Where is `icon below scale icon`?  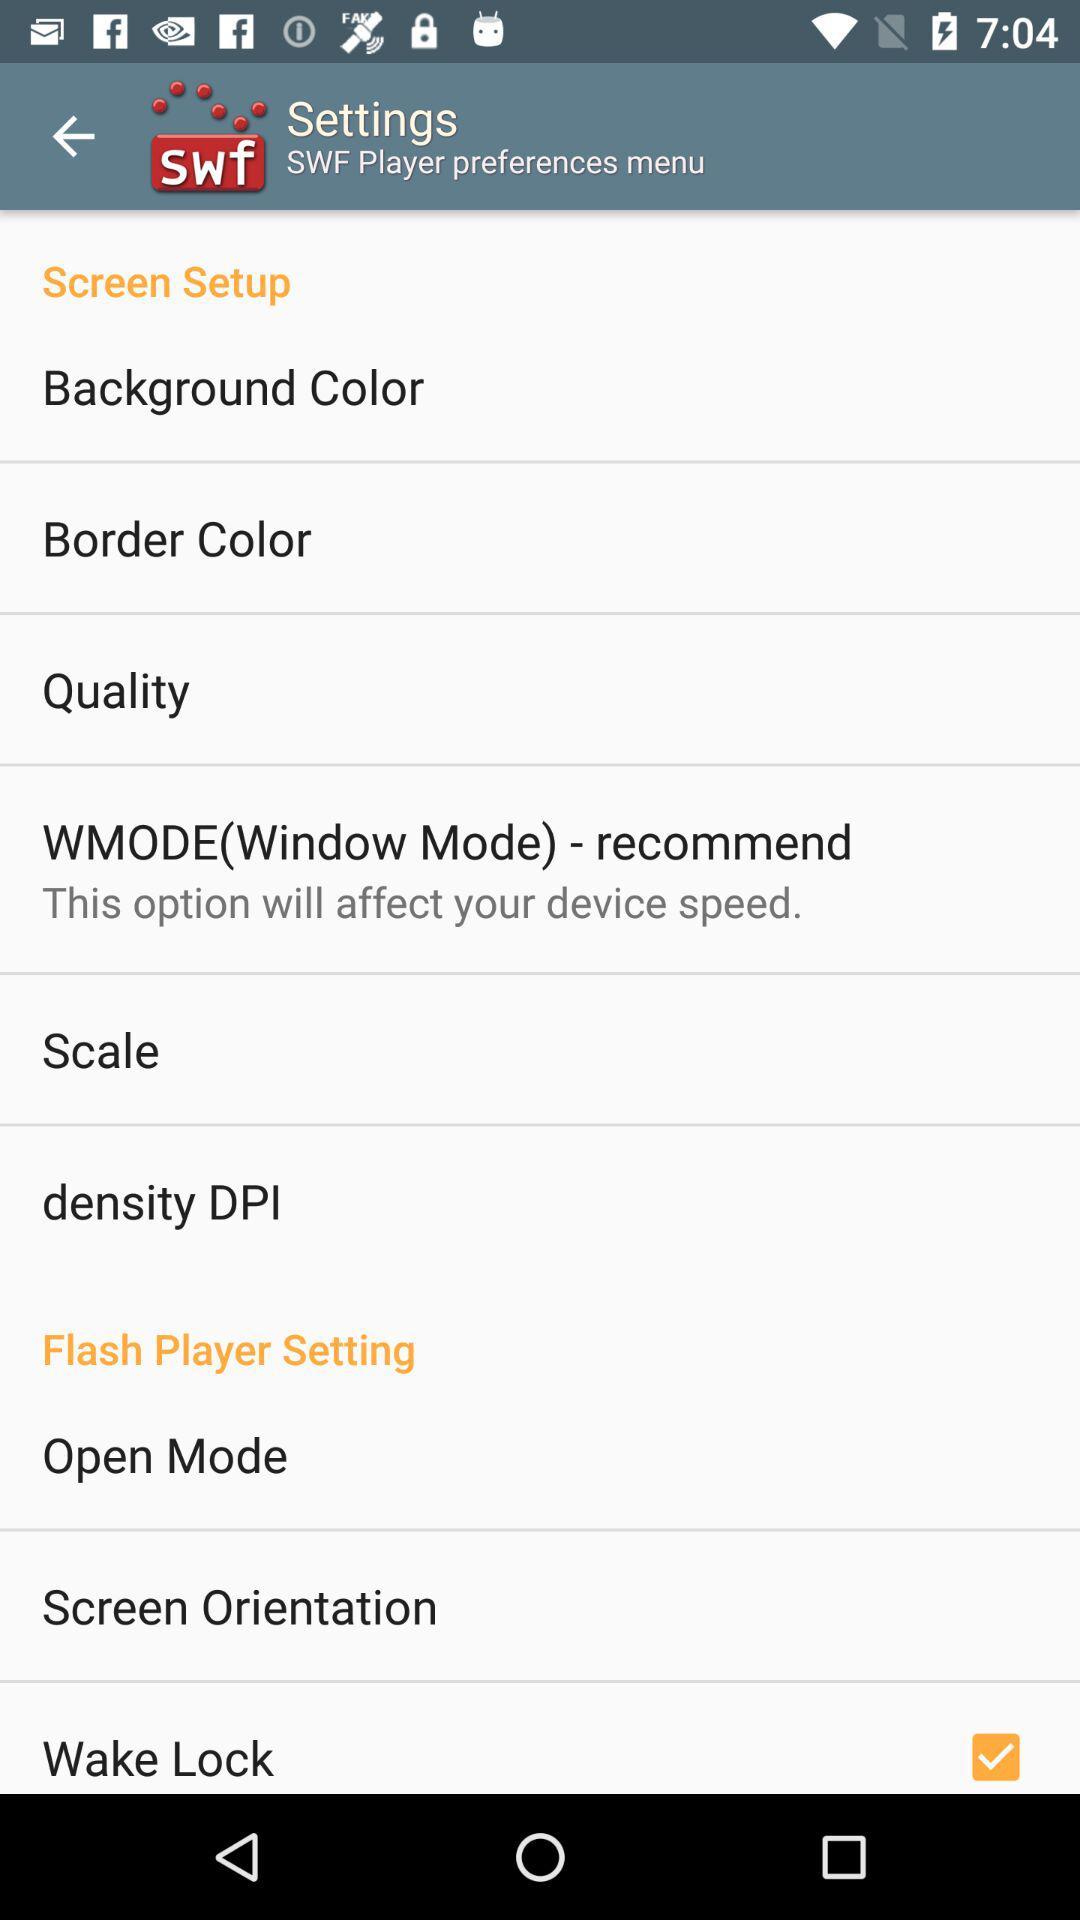
icon below scale icon is located at coordinates (161, 1200).